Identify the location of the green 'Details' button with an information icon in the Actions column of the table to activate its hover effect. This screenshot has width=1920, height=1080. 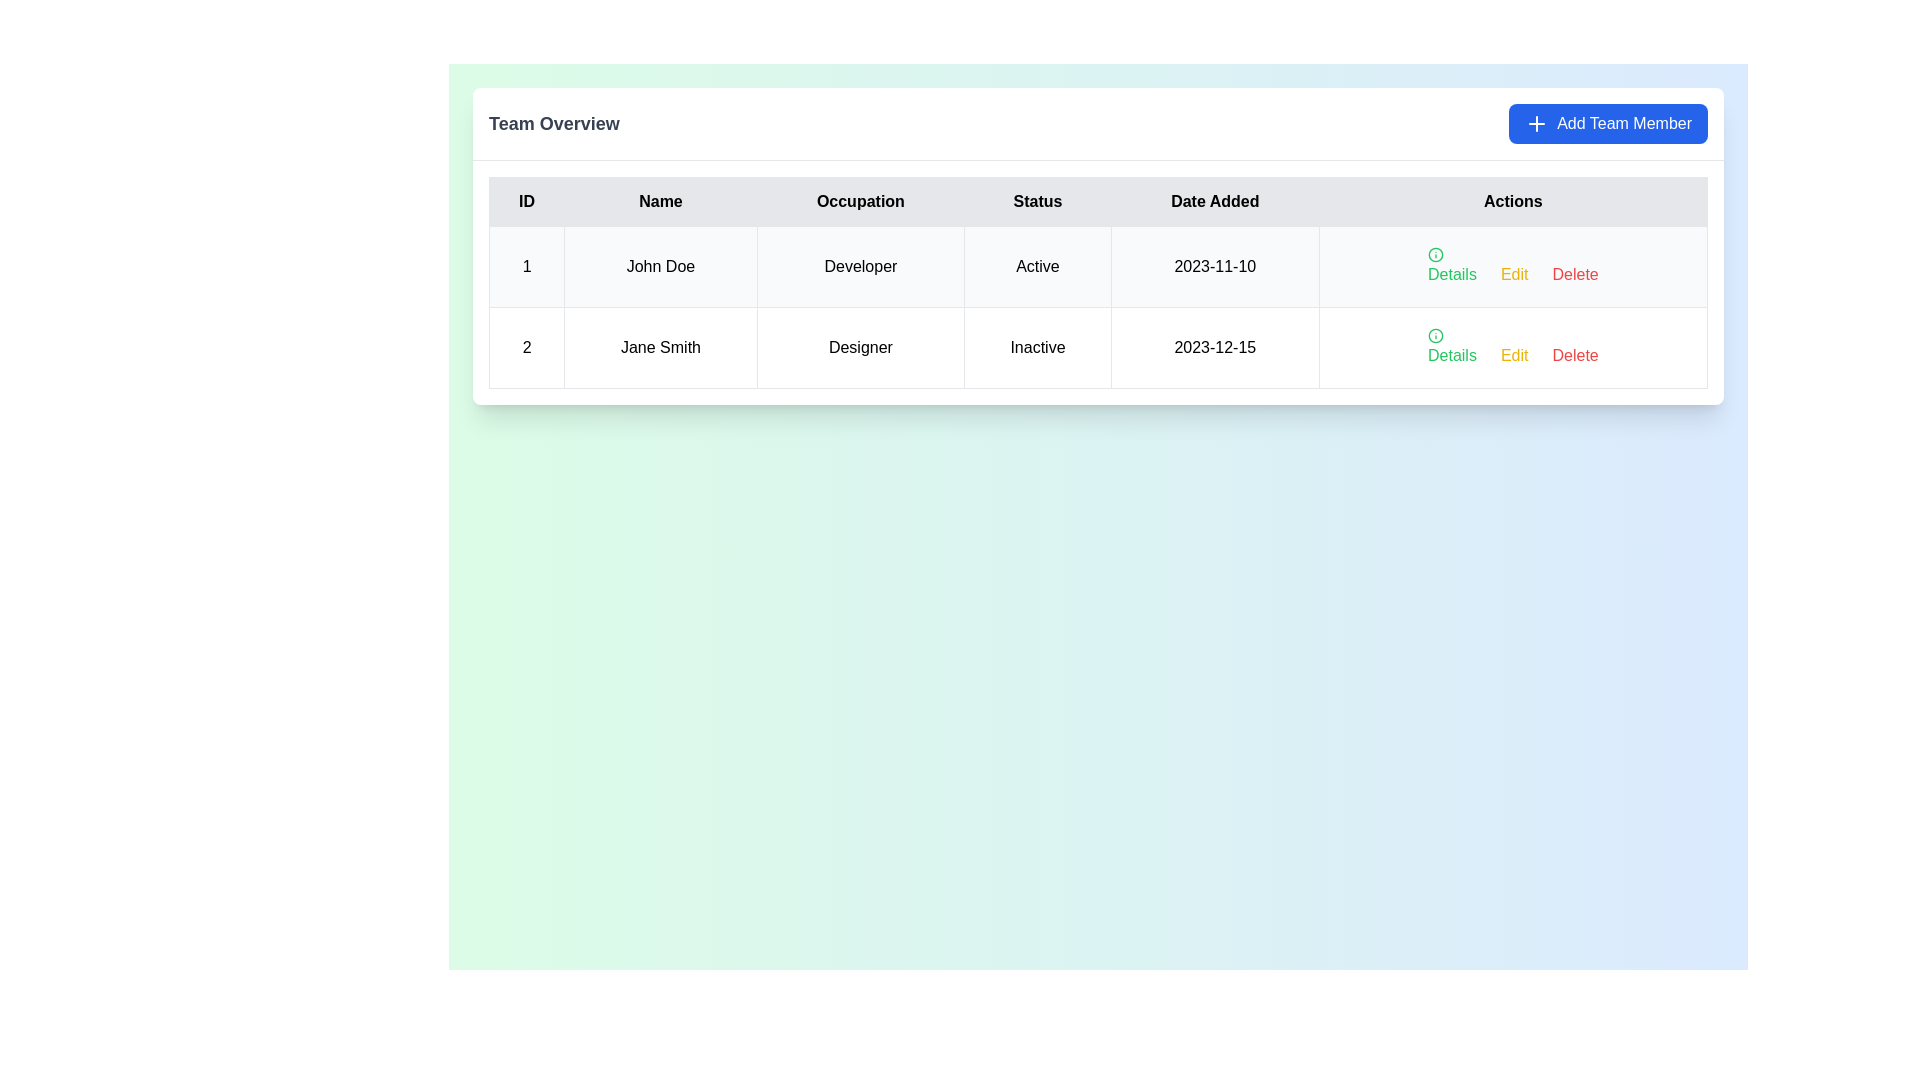
(1452, 265).